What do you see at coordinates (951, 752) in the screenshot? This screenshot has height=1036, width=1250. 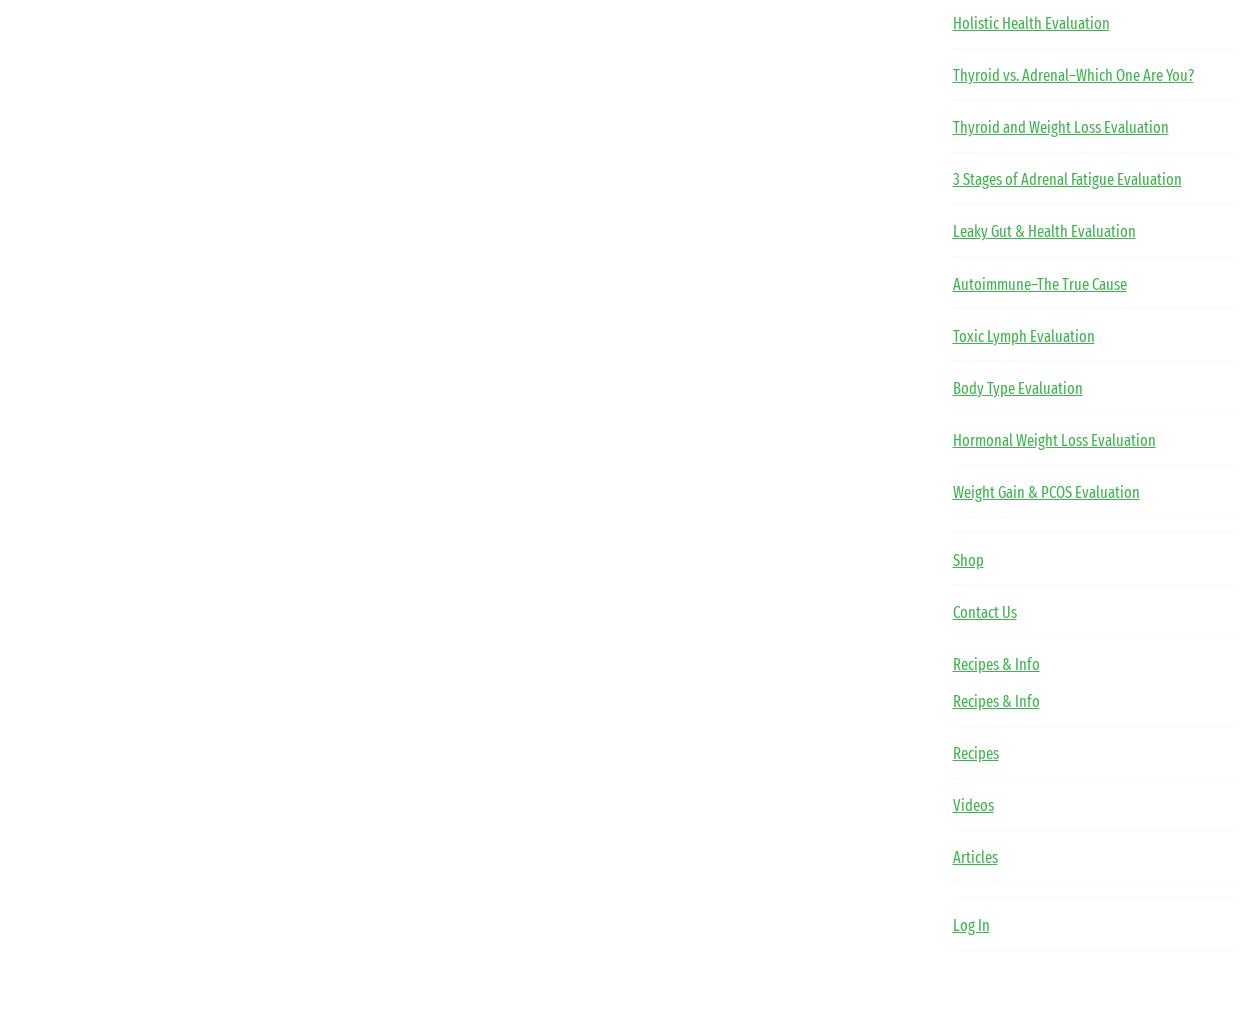 I see `'Recipes'` at bounding box center [951, 752].